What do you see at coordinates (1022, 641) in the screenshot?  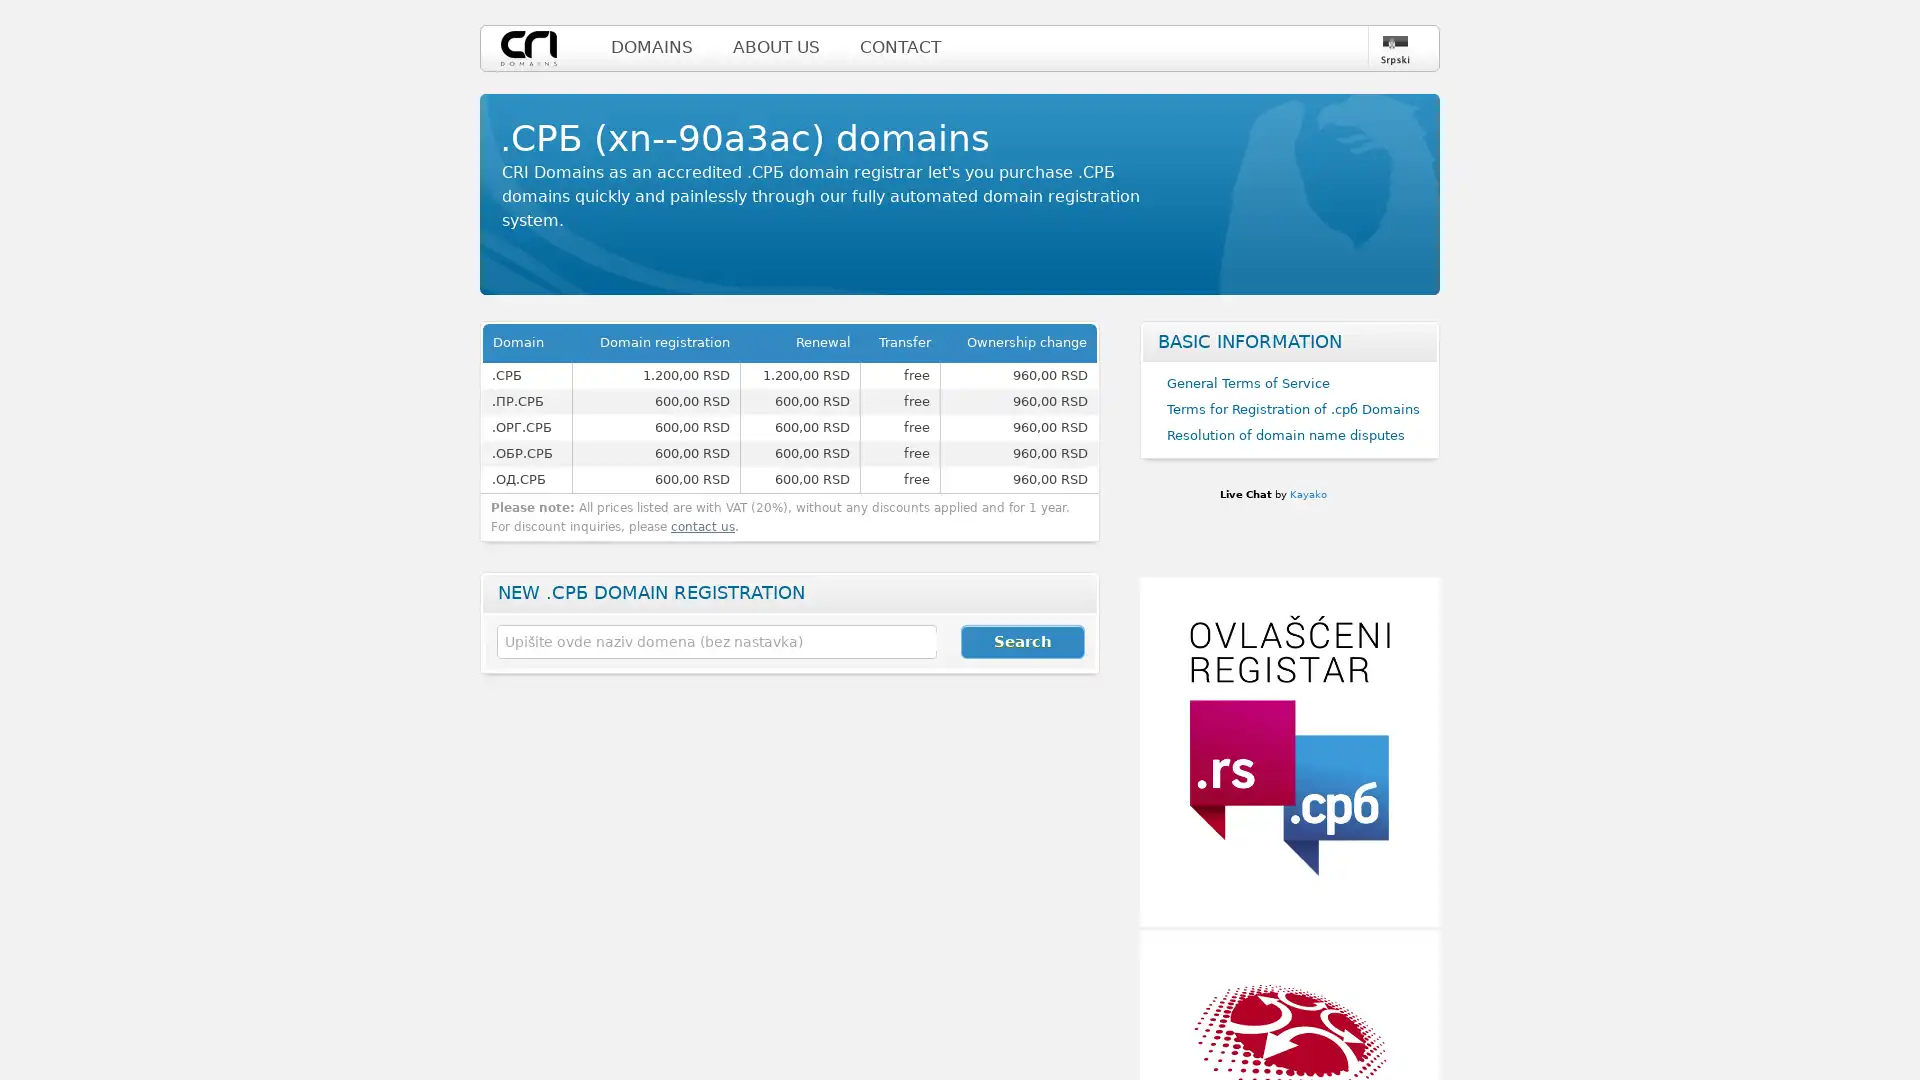 I see `Search` at bounding box center [1022, 641].